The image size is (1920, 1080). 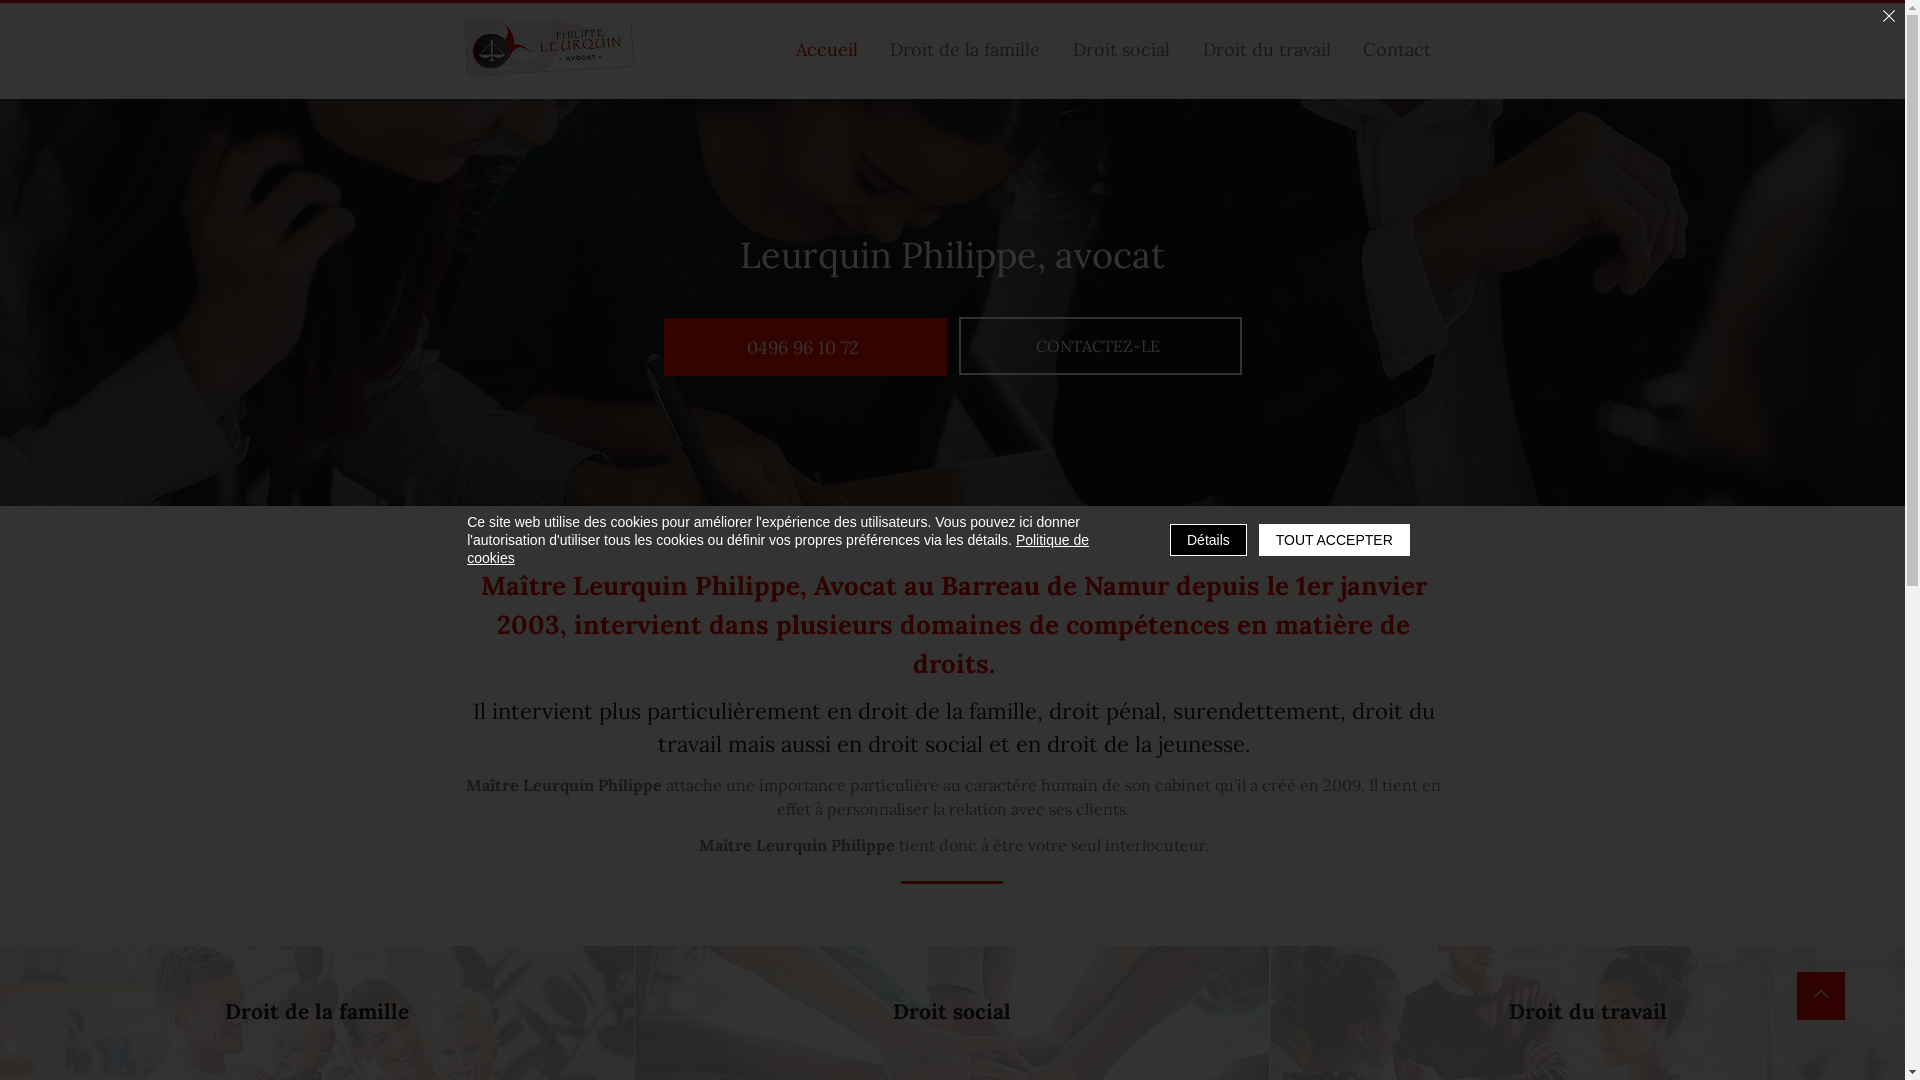 I want to click on 'Accueil', so click(x=827, y=48).